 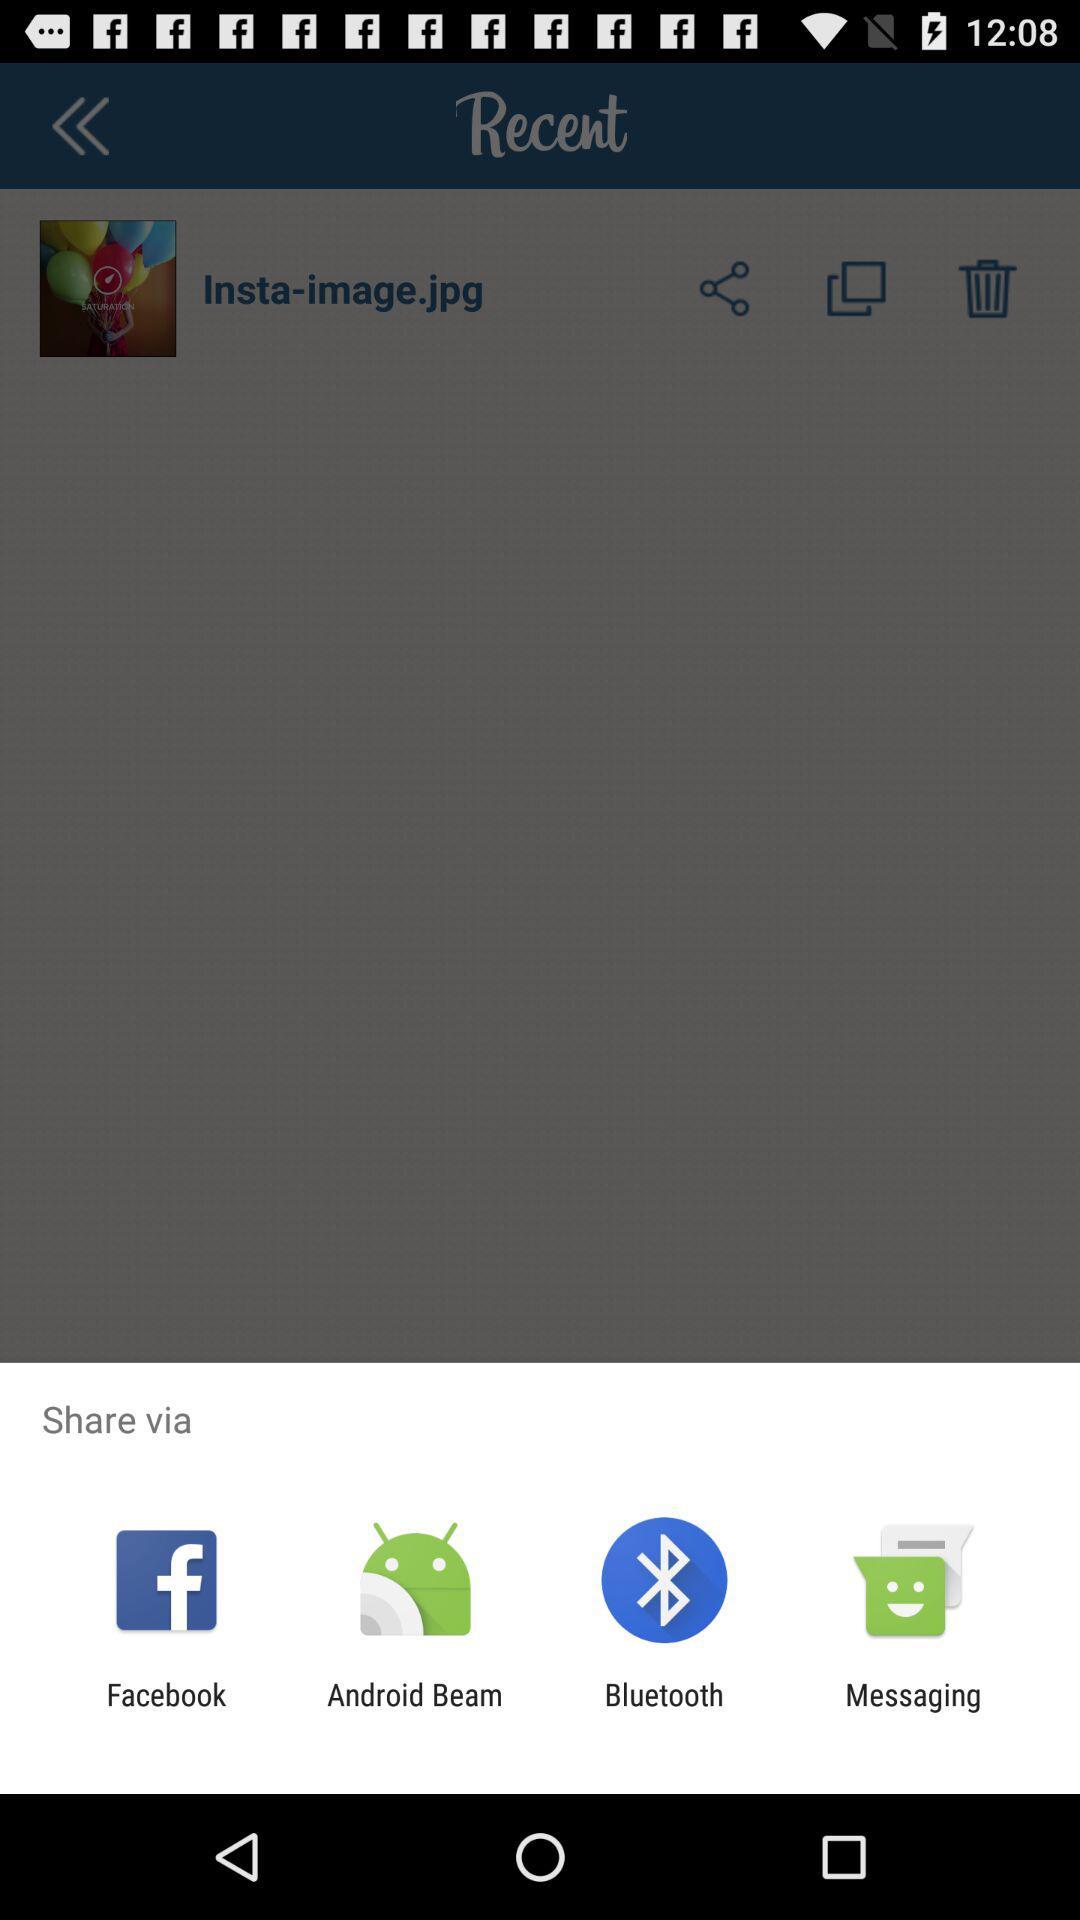 What do you see at coordinates (664, 1711) in the screenshot?
I see `item to the left of messaging` at bounding box center [664, 1711].